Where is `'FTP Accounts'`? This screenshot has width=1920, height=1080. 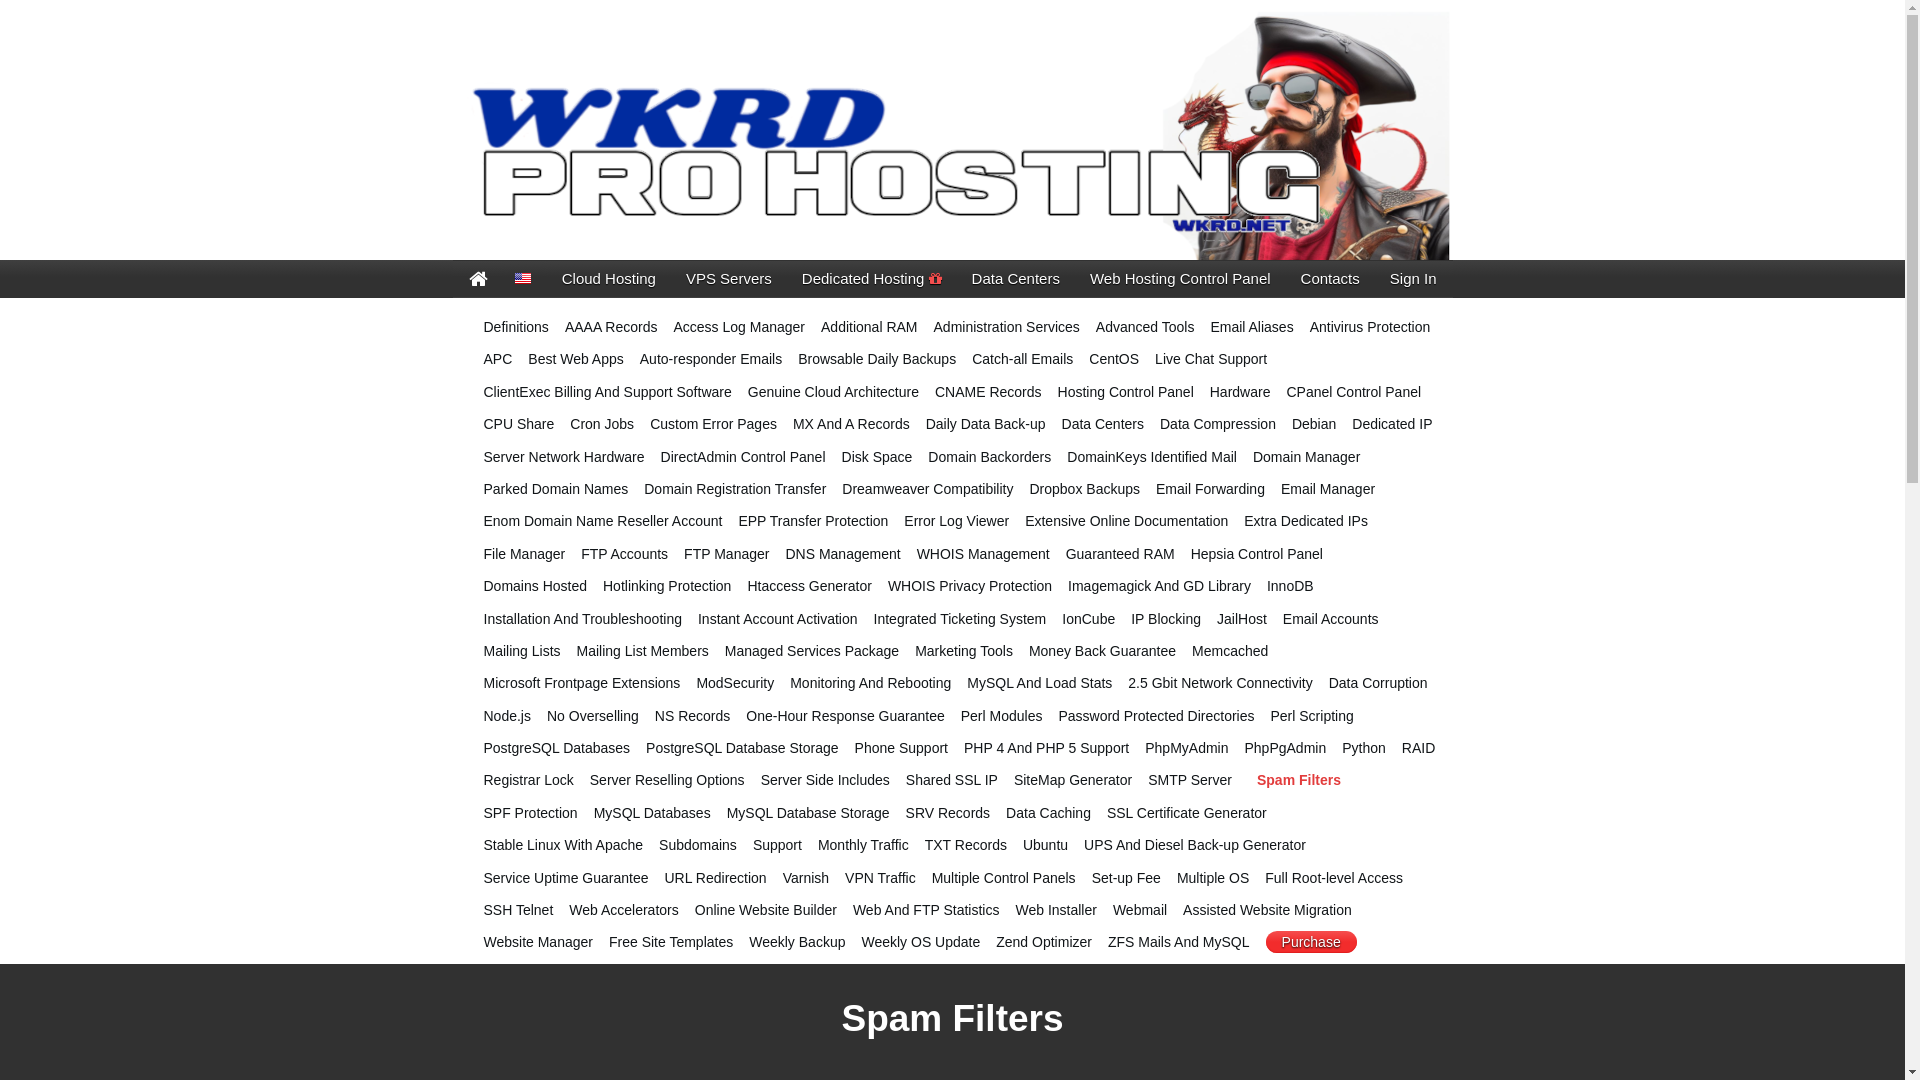 'FTP Accounts' is located at coordinates (623, 554).